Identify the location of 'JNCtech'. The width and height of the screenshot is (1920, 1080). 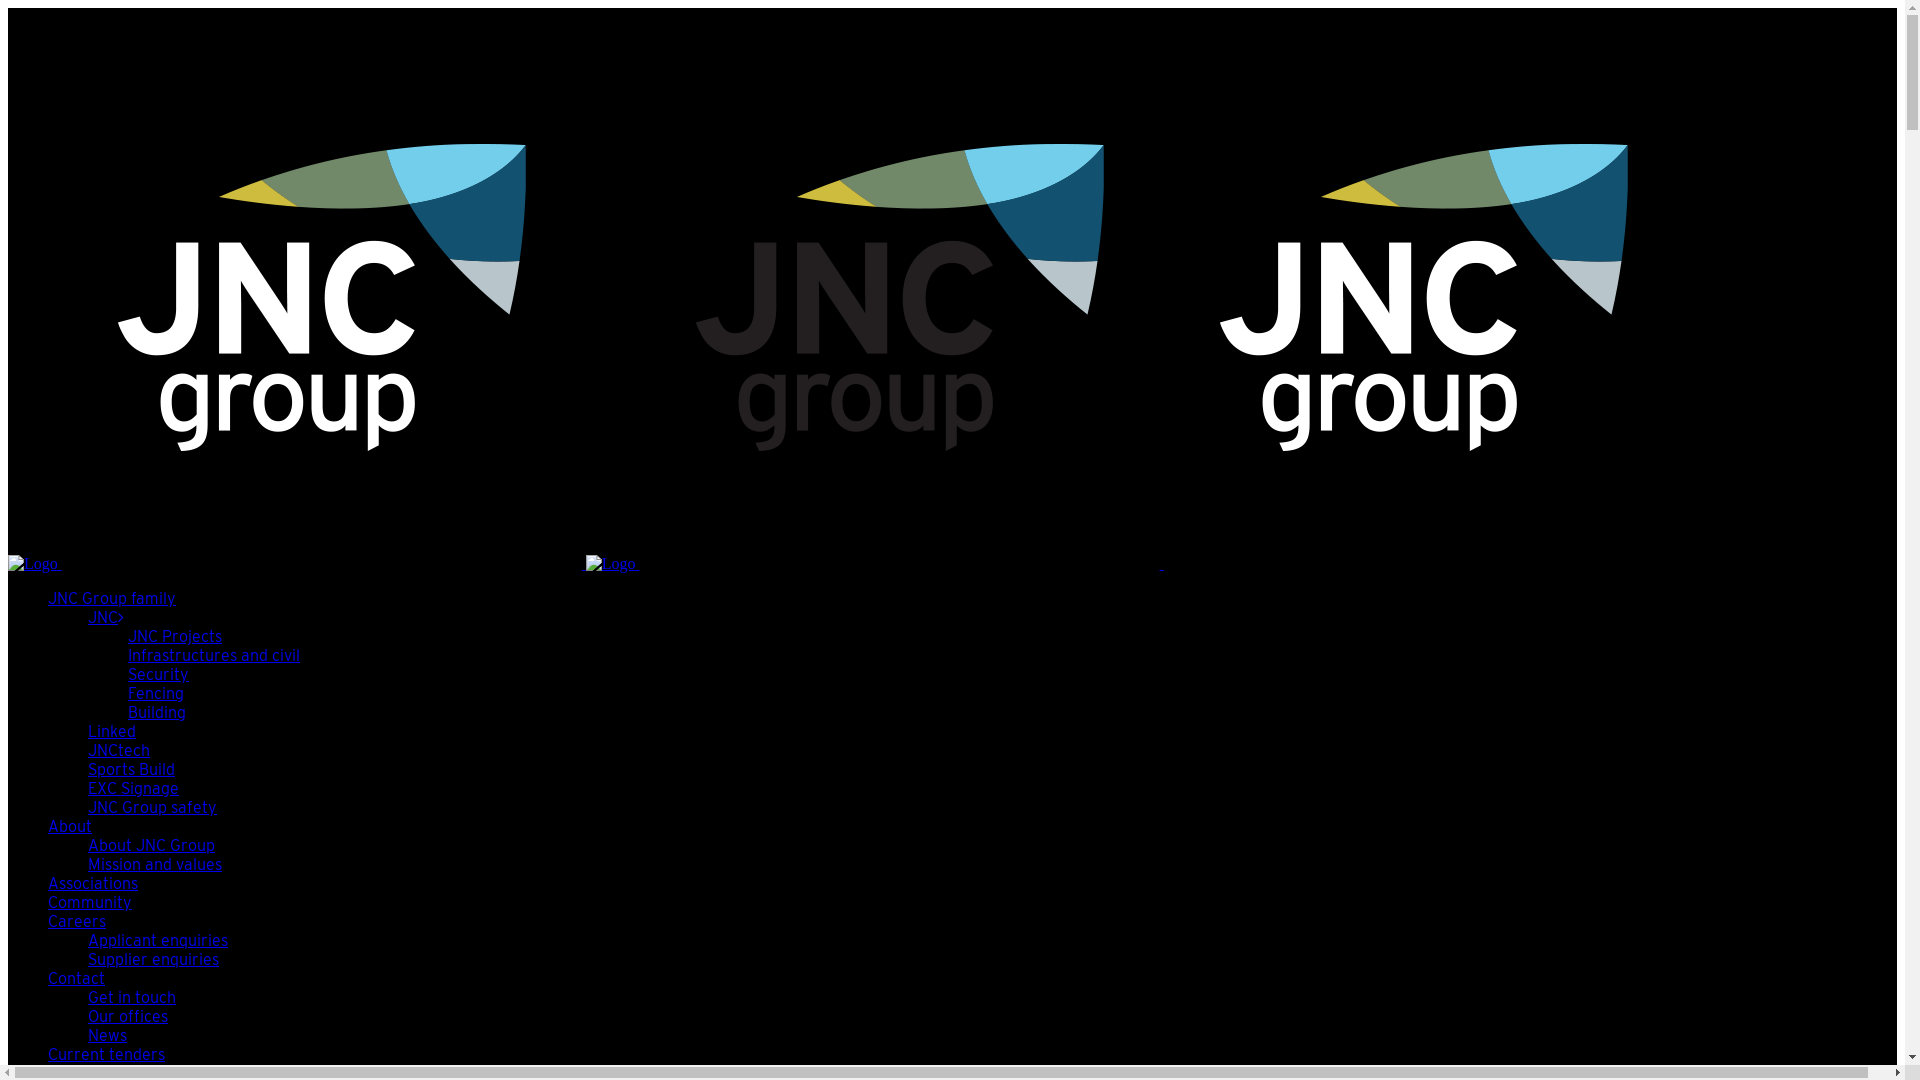
(86, 750).